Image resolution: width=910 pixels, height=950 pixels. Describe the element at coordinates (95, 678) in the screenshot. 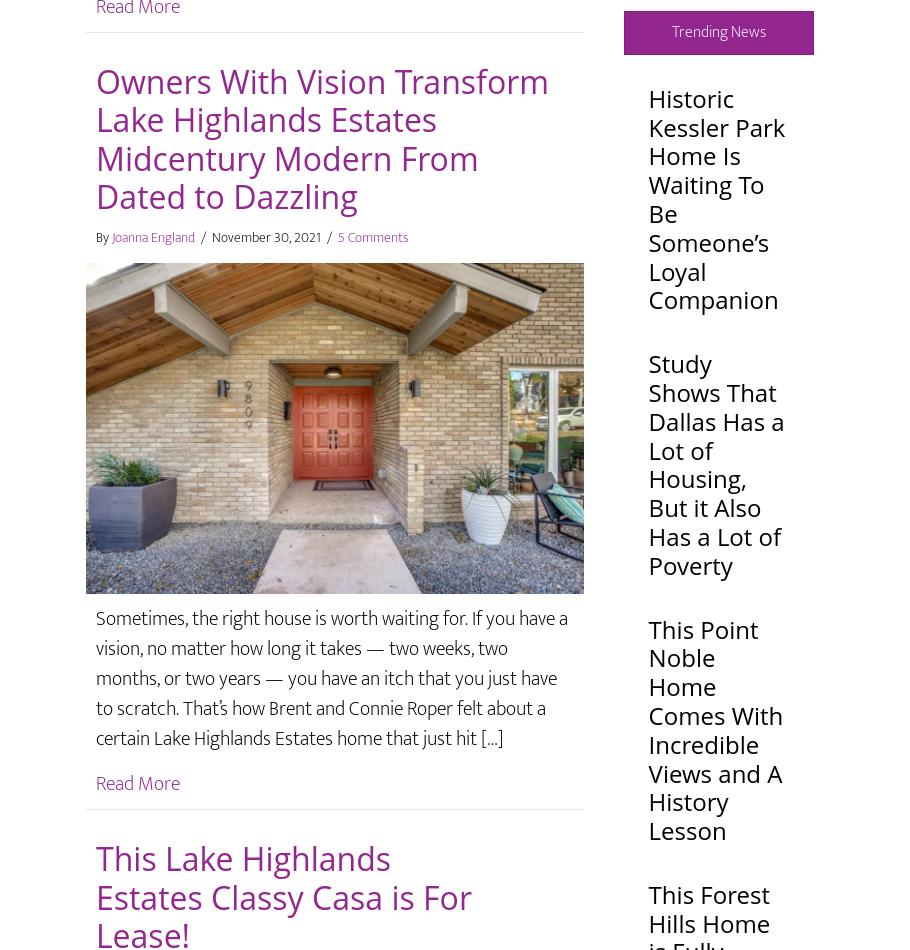

I see `'Sometimes, the right house is worth waiting for. If you have a vision, no matter how long it takes — two weeks, two months, or two years — you have an itch that you just have to scratch. That’s how Brent and Connie Roper felt about a certain Lake Highlands Estates home that just hit […]'` at that location.